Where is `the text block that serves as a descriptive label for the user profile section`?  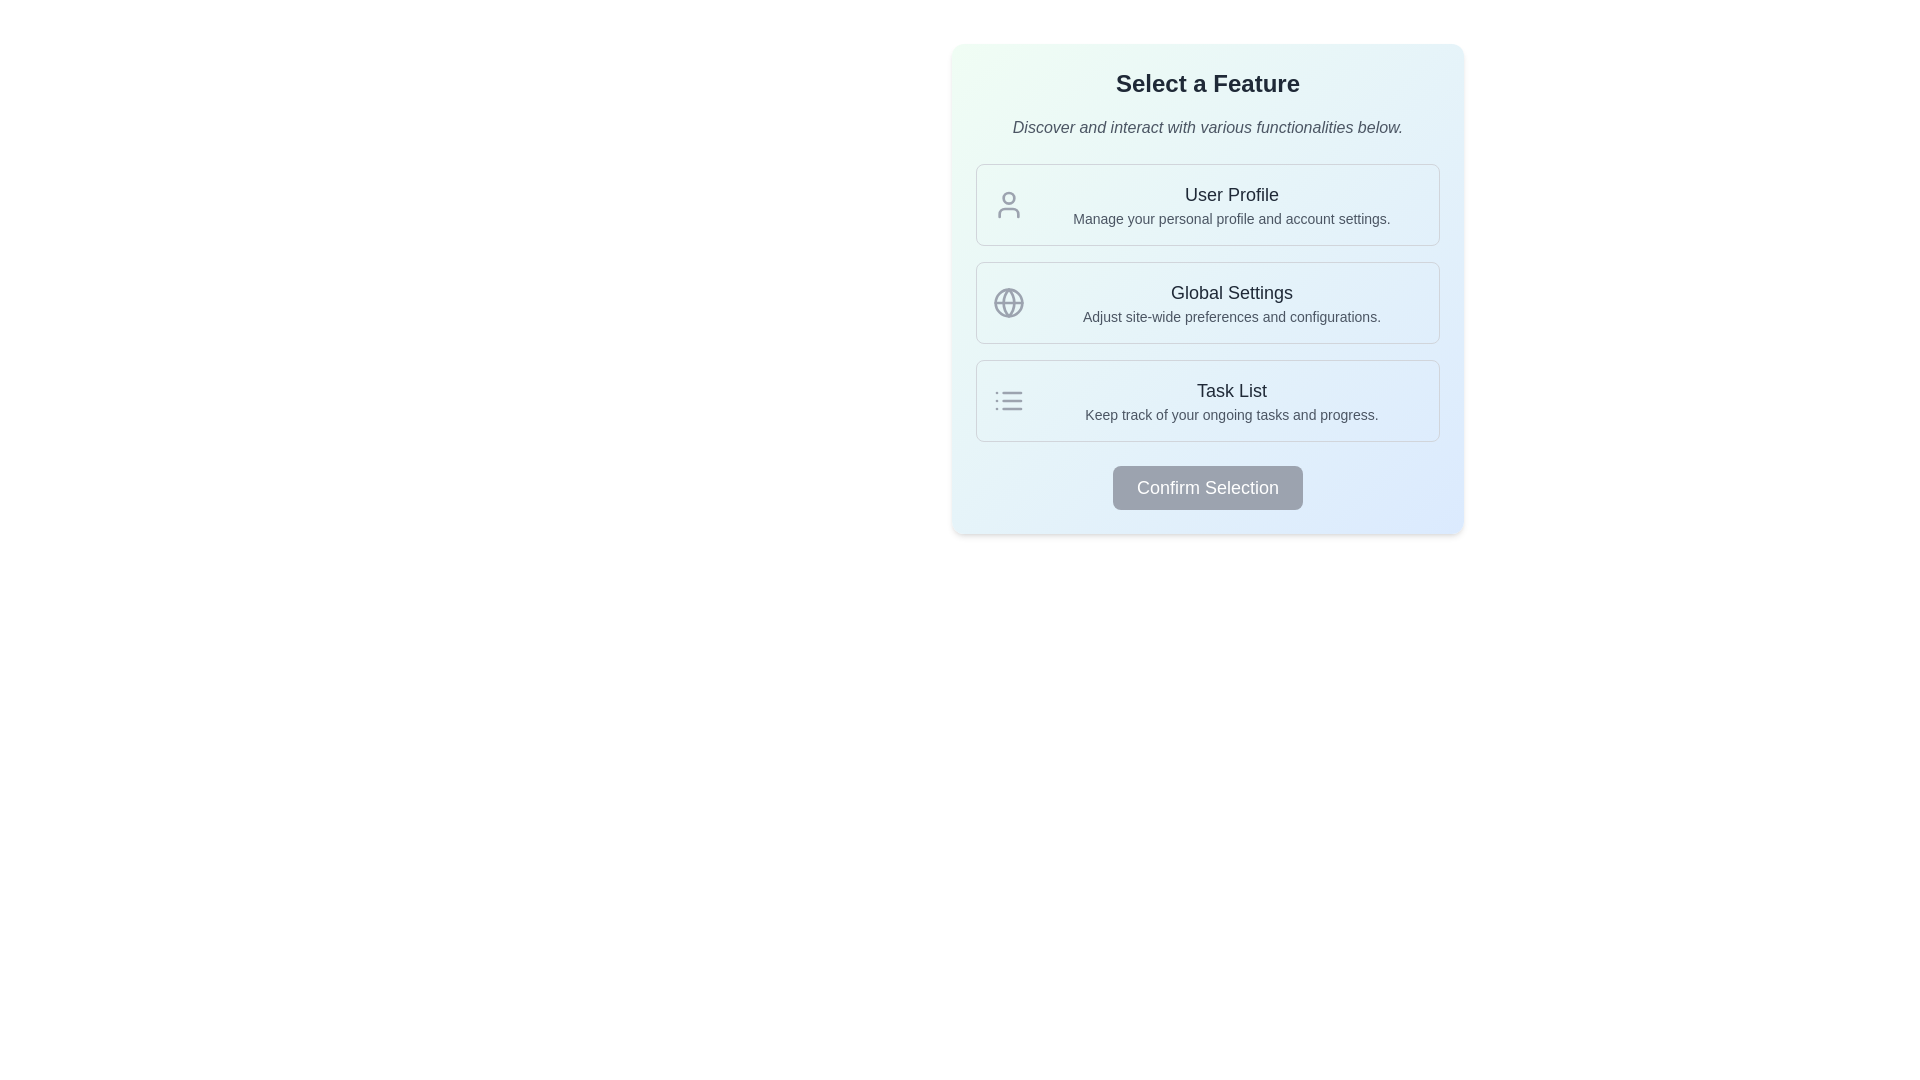 the text block that serves as a descriptive label for the user profile section is located at coordinates (1231, 204).